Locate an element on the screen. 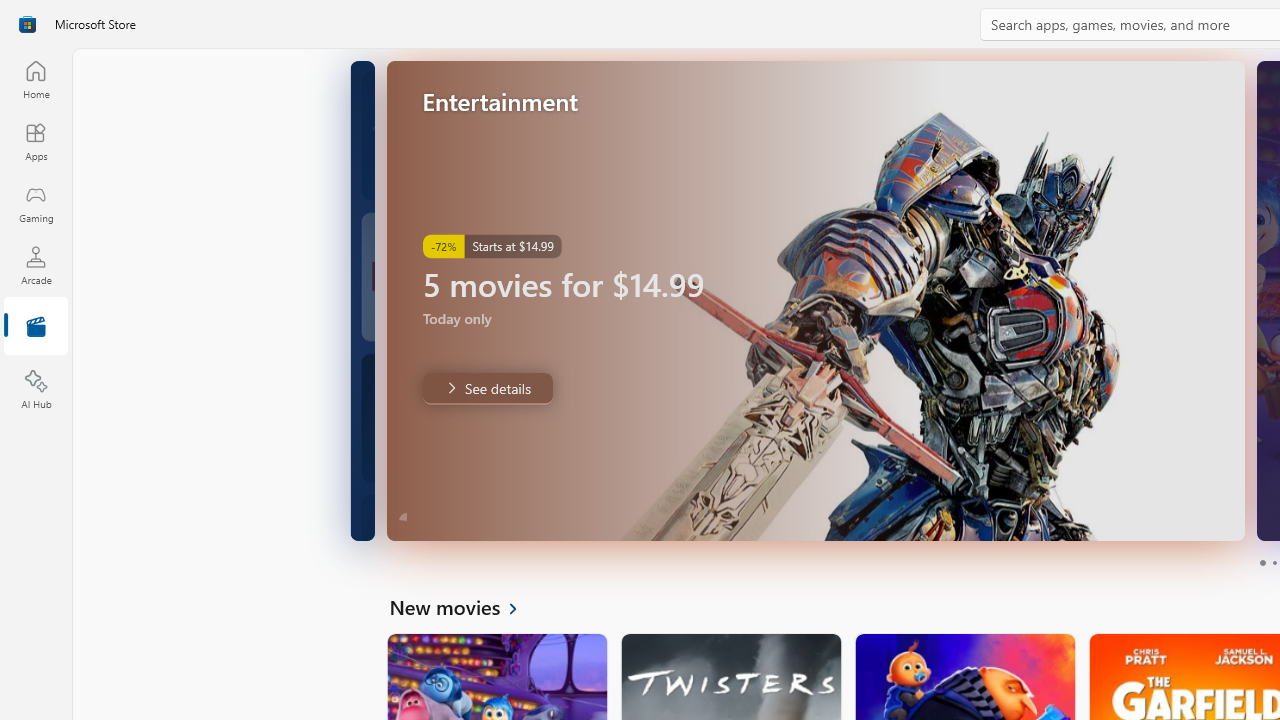 This screenshot has width=1280, height=720. 'See all  New movies' is located at coordinates (464, 605).